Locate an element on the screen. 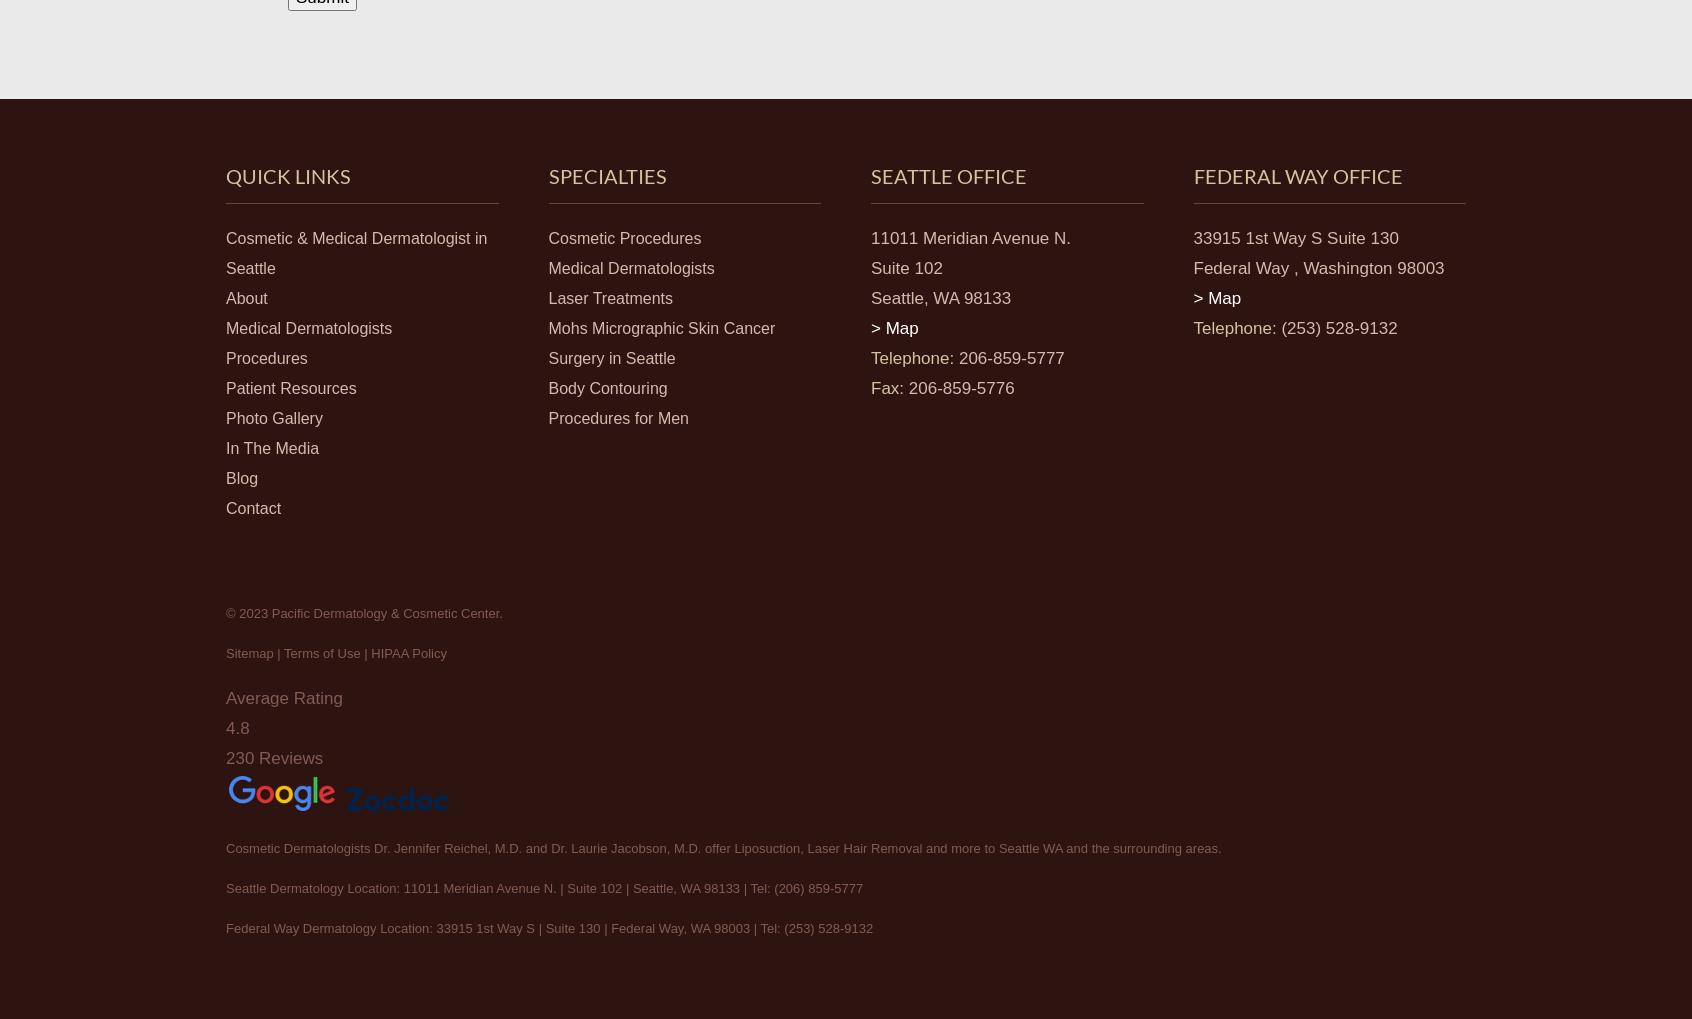 The image size is (1692, 1019). 'Cosmetic & Medical Dermatologist in Seattle' is located at coordinates (356, 252).